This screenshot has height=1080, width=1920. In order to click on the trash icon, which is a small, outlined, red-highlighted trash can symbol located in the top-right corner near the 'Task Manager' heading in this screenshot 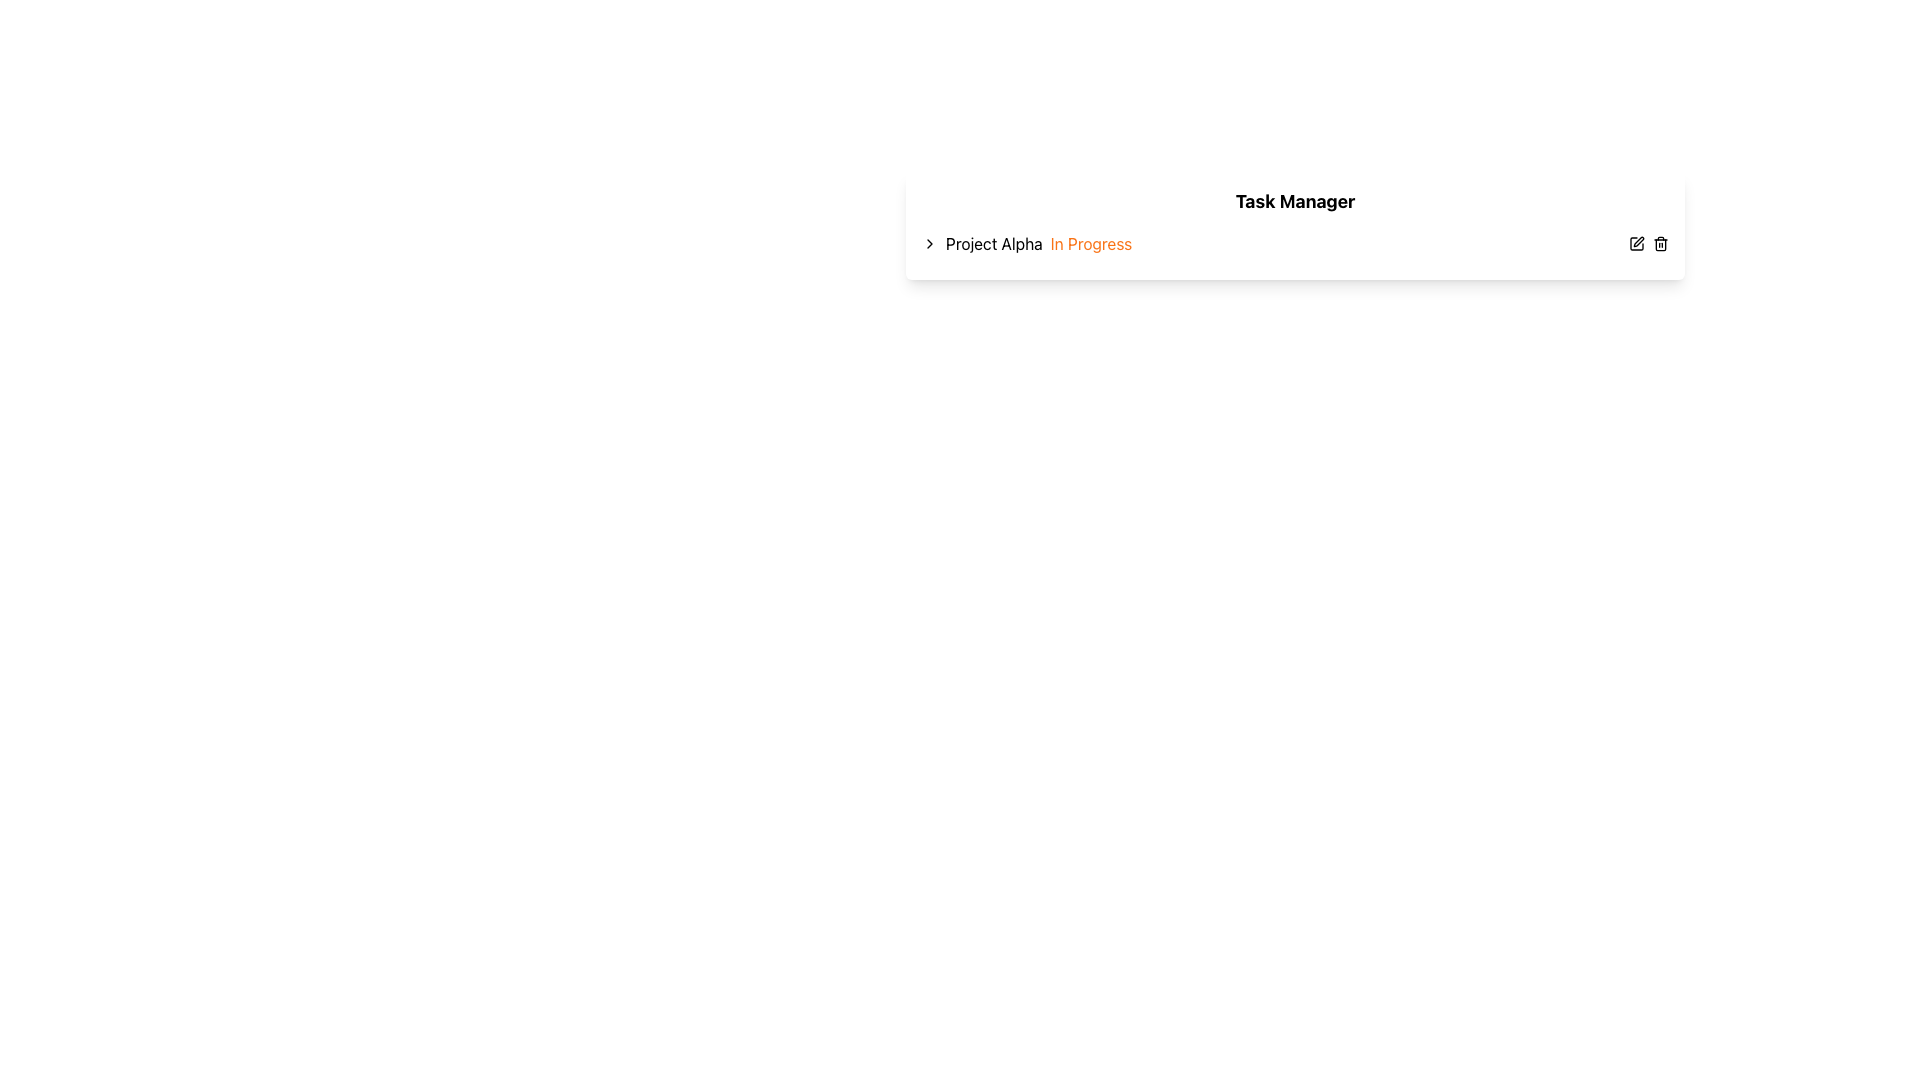, I will do `click(1660, 242)`.